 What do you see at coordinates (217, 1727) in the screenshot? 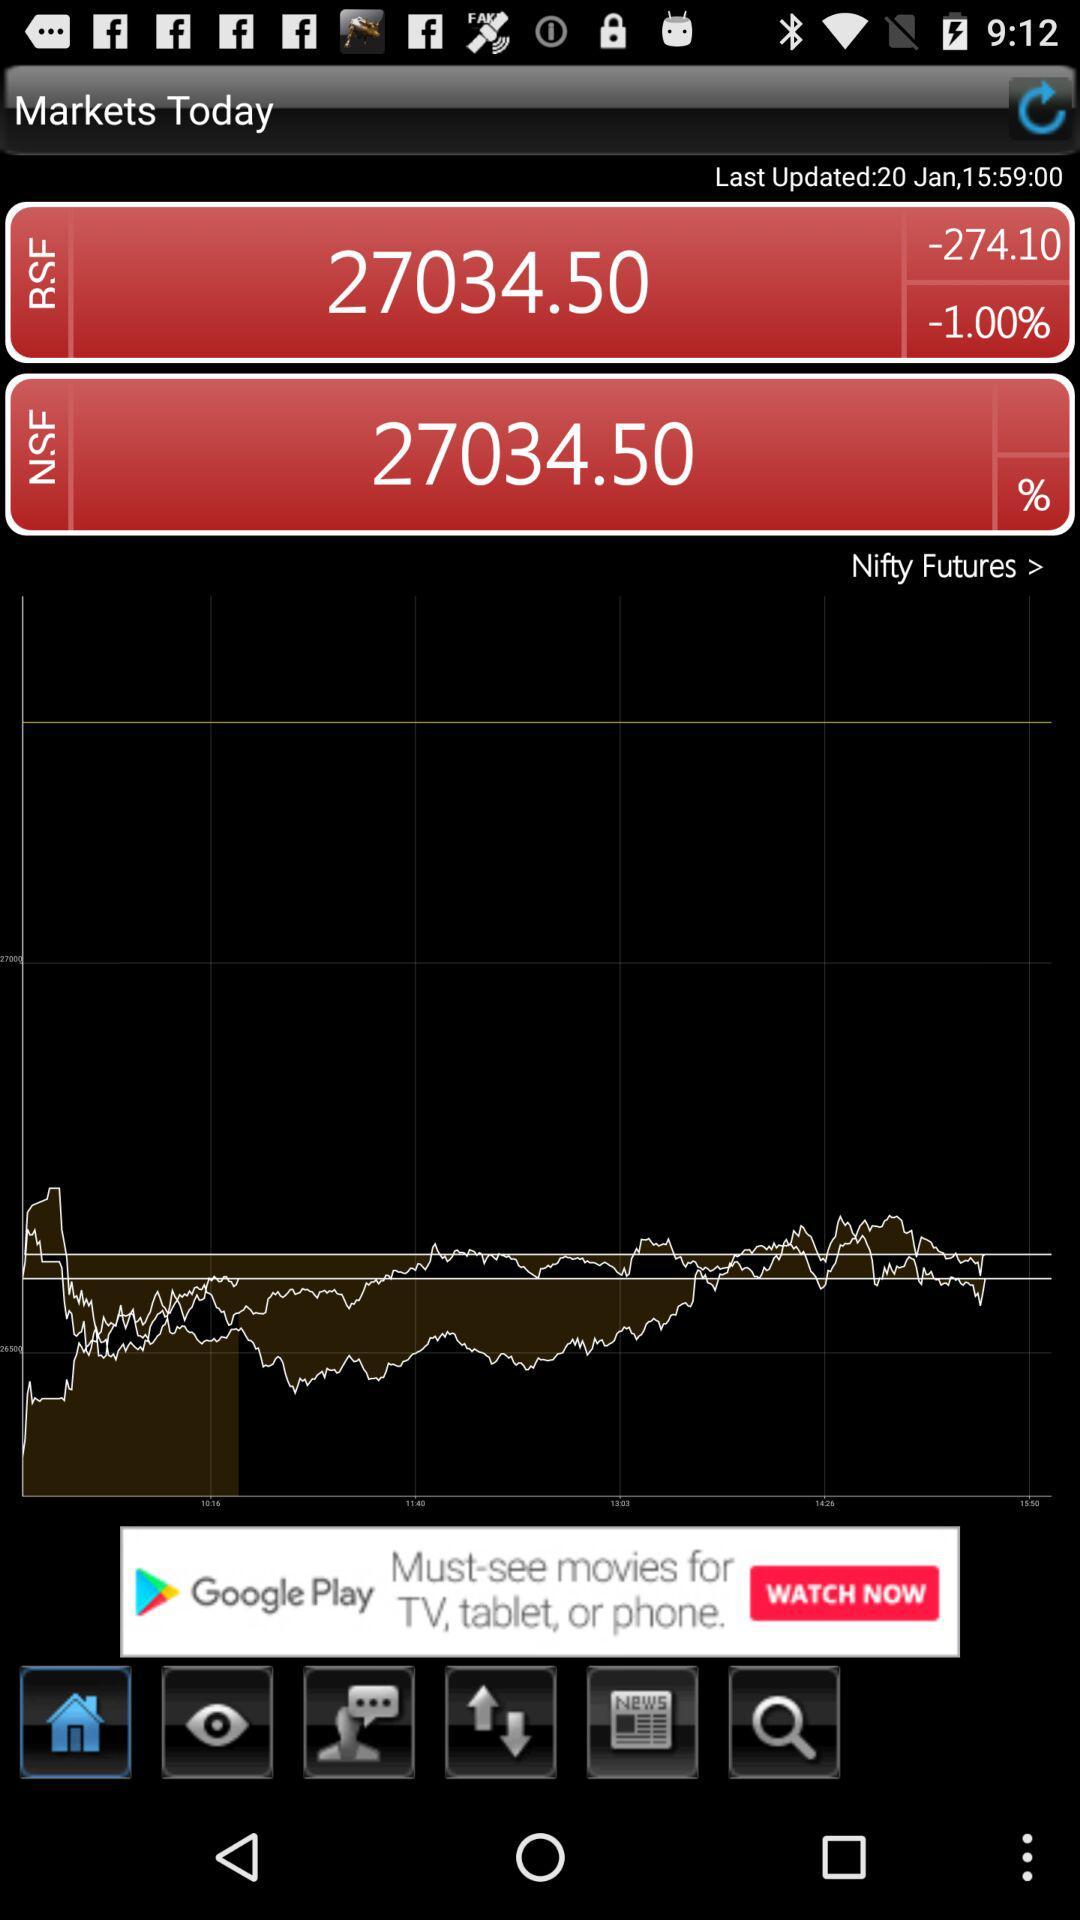
I see `more` at bounding box center [217, 1727].